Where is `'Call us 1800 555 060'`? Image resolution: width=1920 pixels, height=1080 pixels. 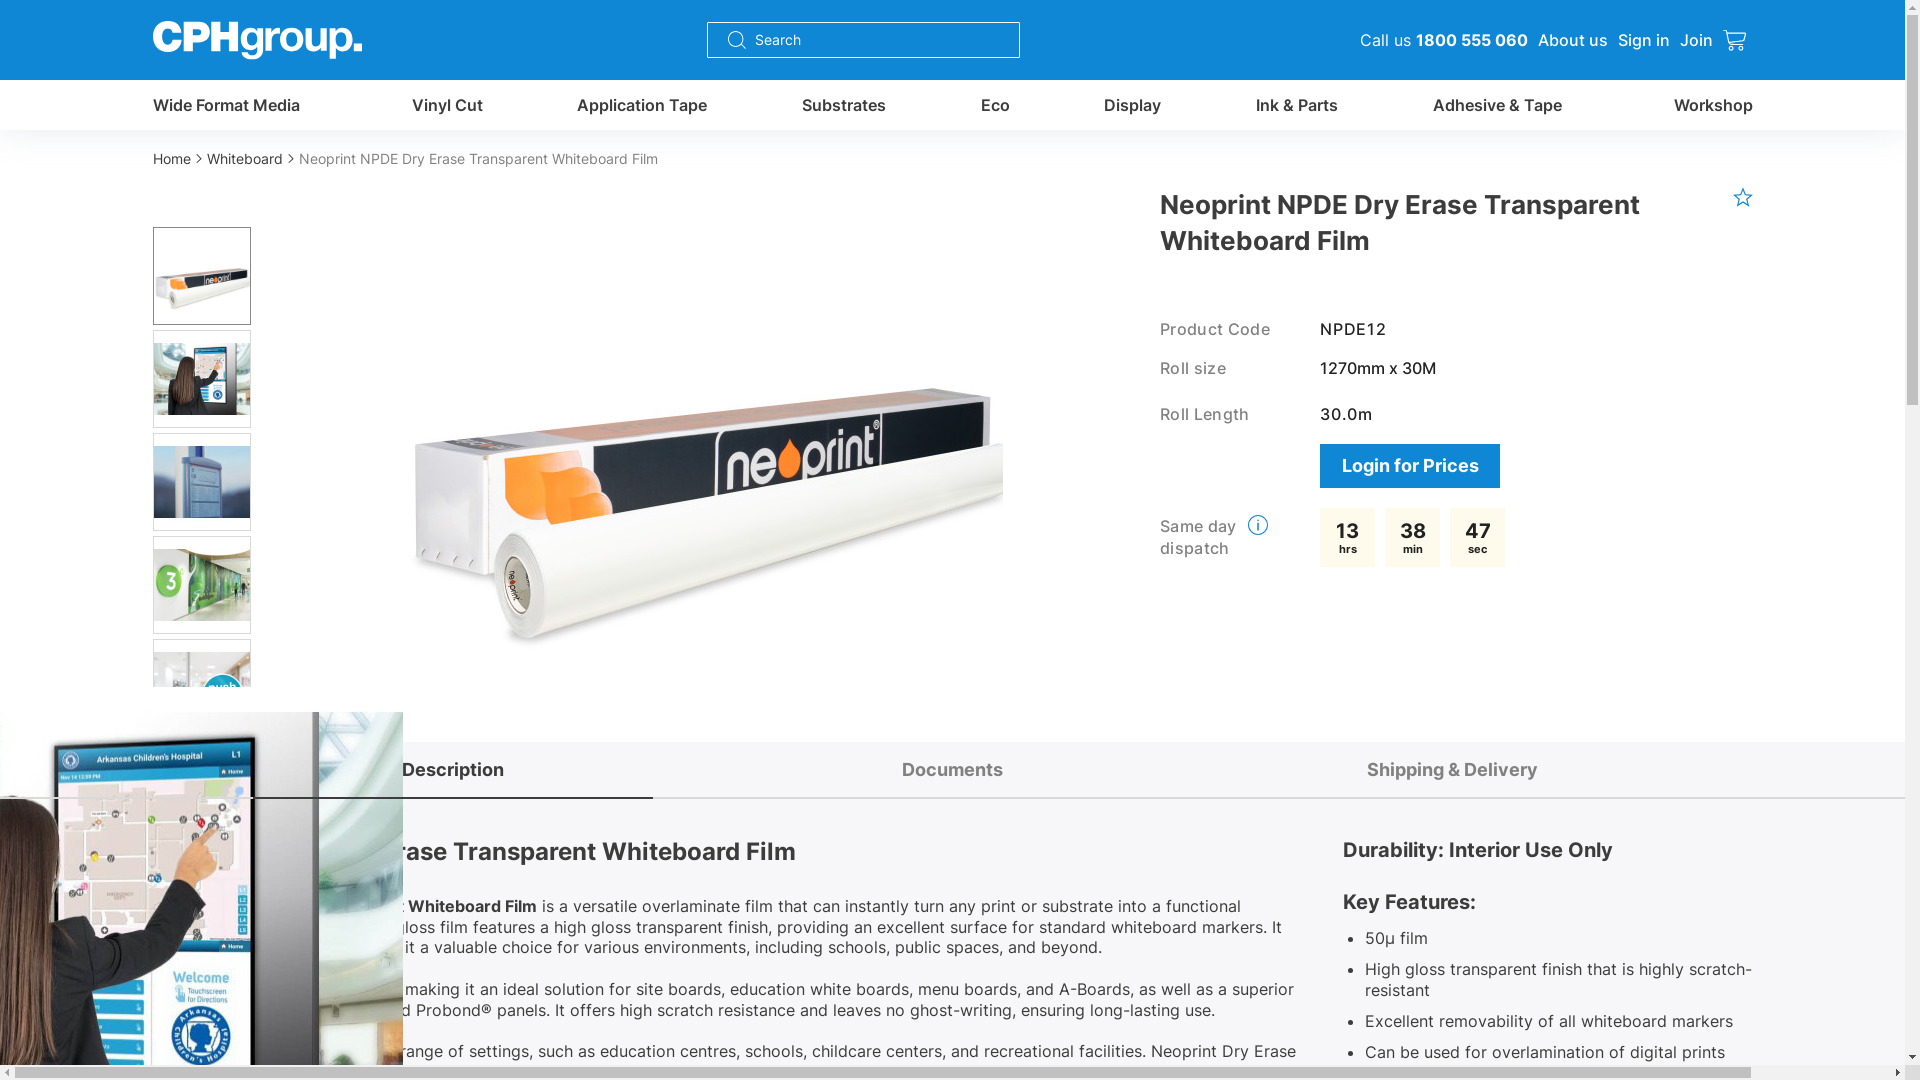 'Call us 1800 555 060' is located at coordinates (1359, 40).